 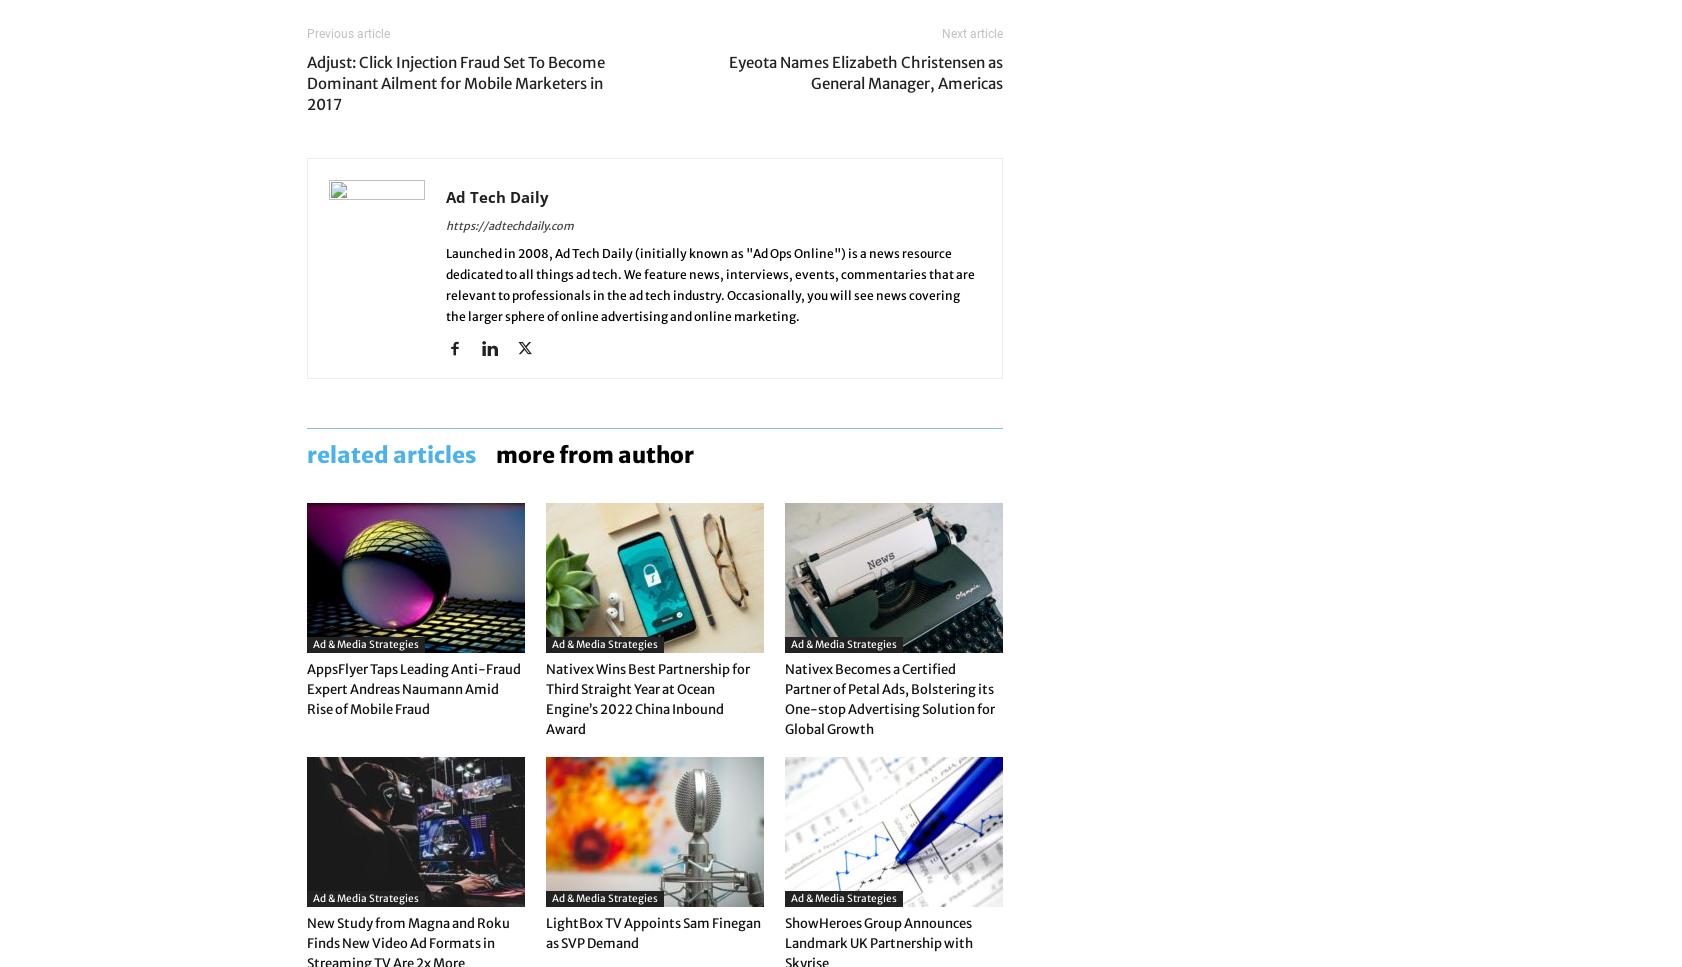 What do you see at coordinates (545, 931) in the screenshot?
I see `'LightBox TV Appoints Sam Finegan as SVP Demand'` at bounding box center [545, 931].